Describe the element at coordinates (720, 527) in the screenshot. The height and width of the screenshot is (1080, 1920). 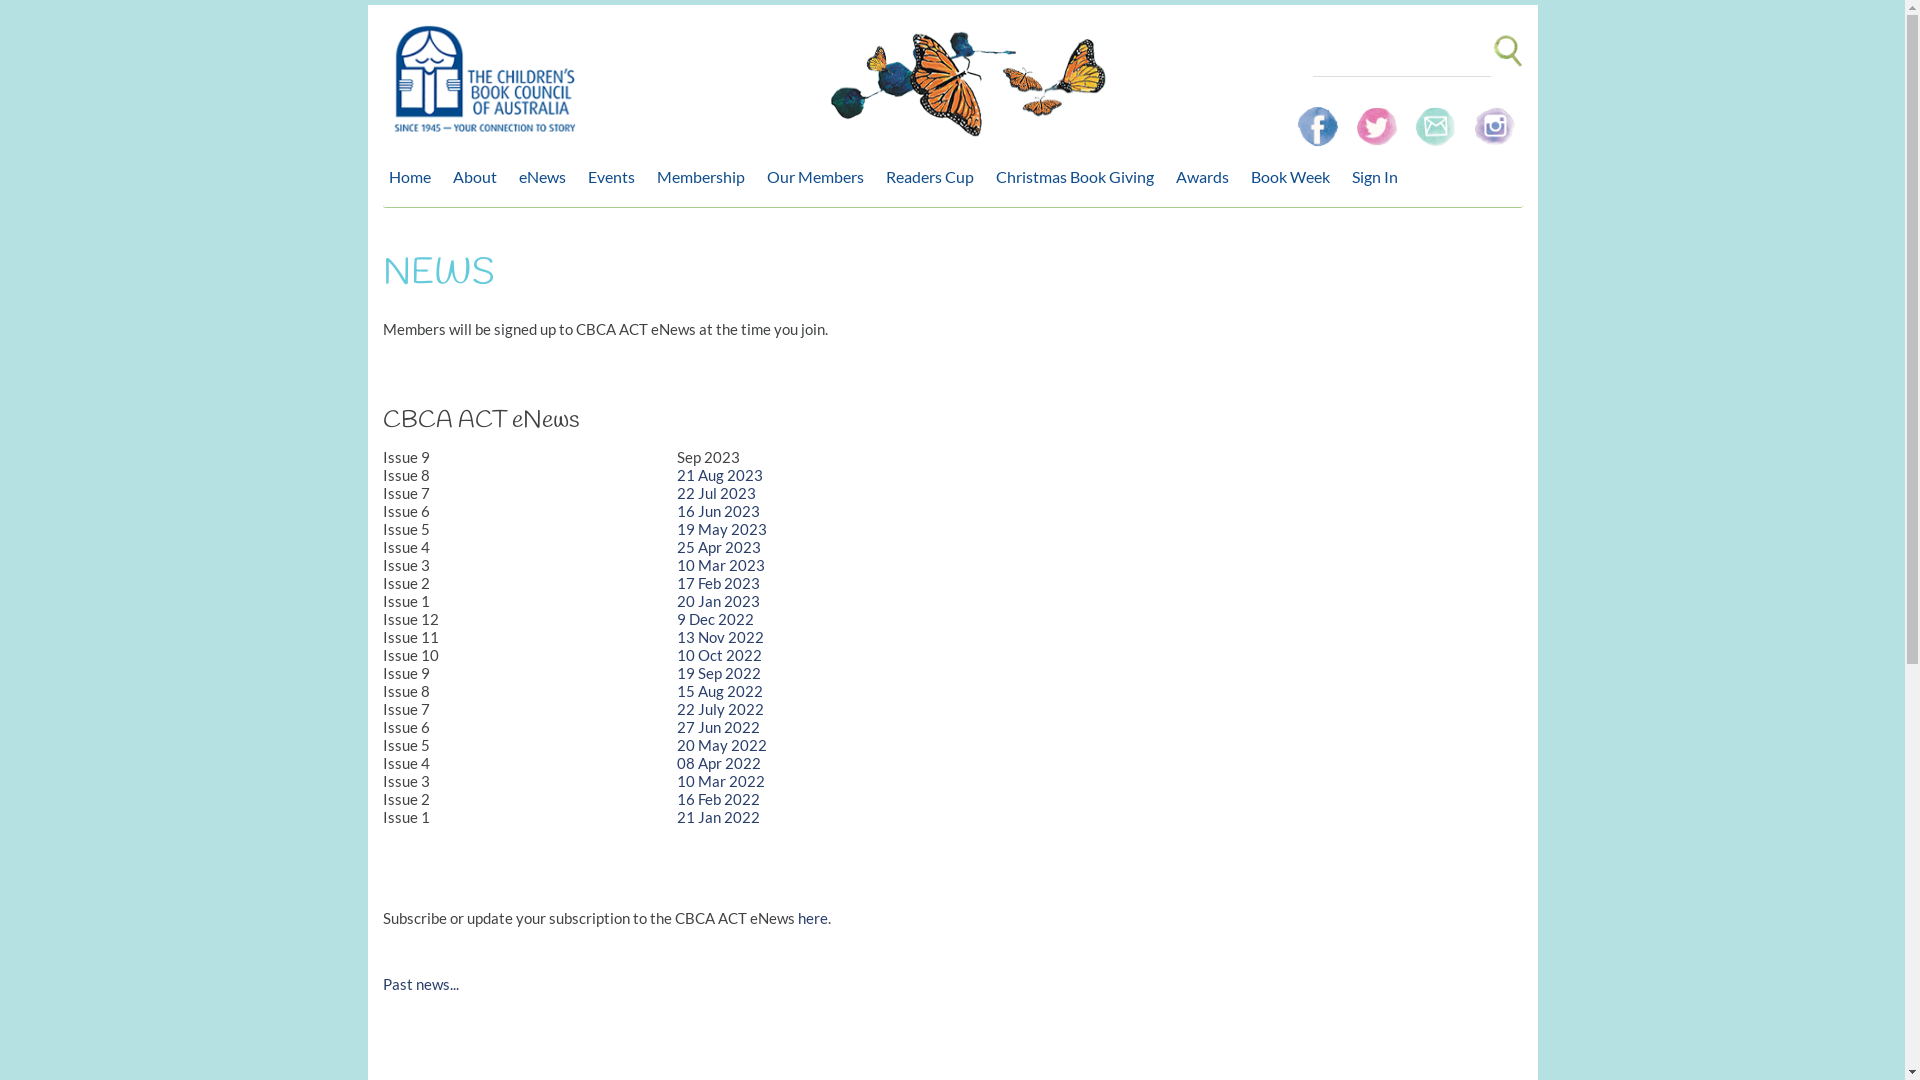
I see `'19 May 2023'` at that location.